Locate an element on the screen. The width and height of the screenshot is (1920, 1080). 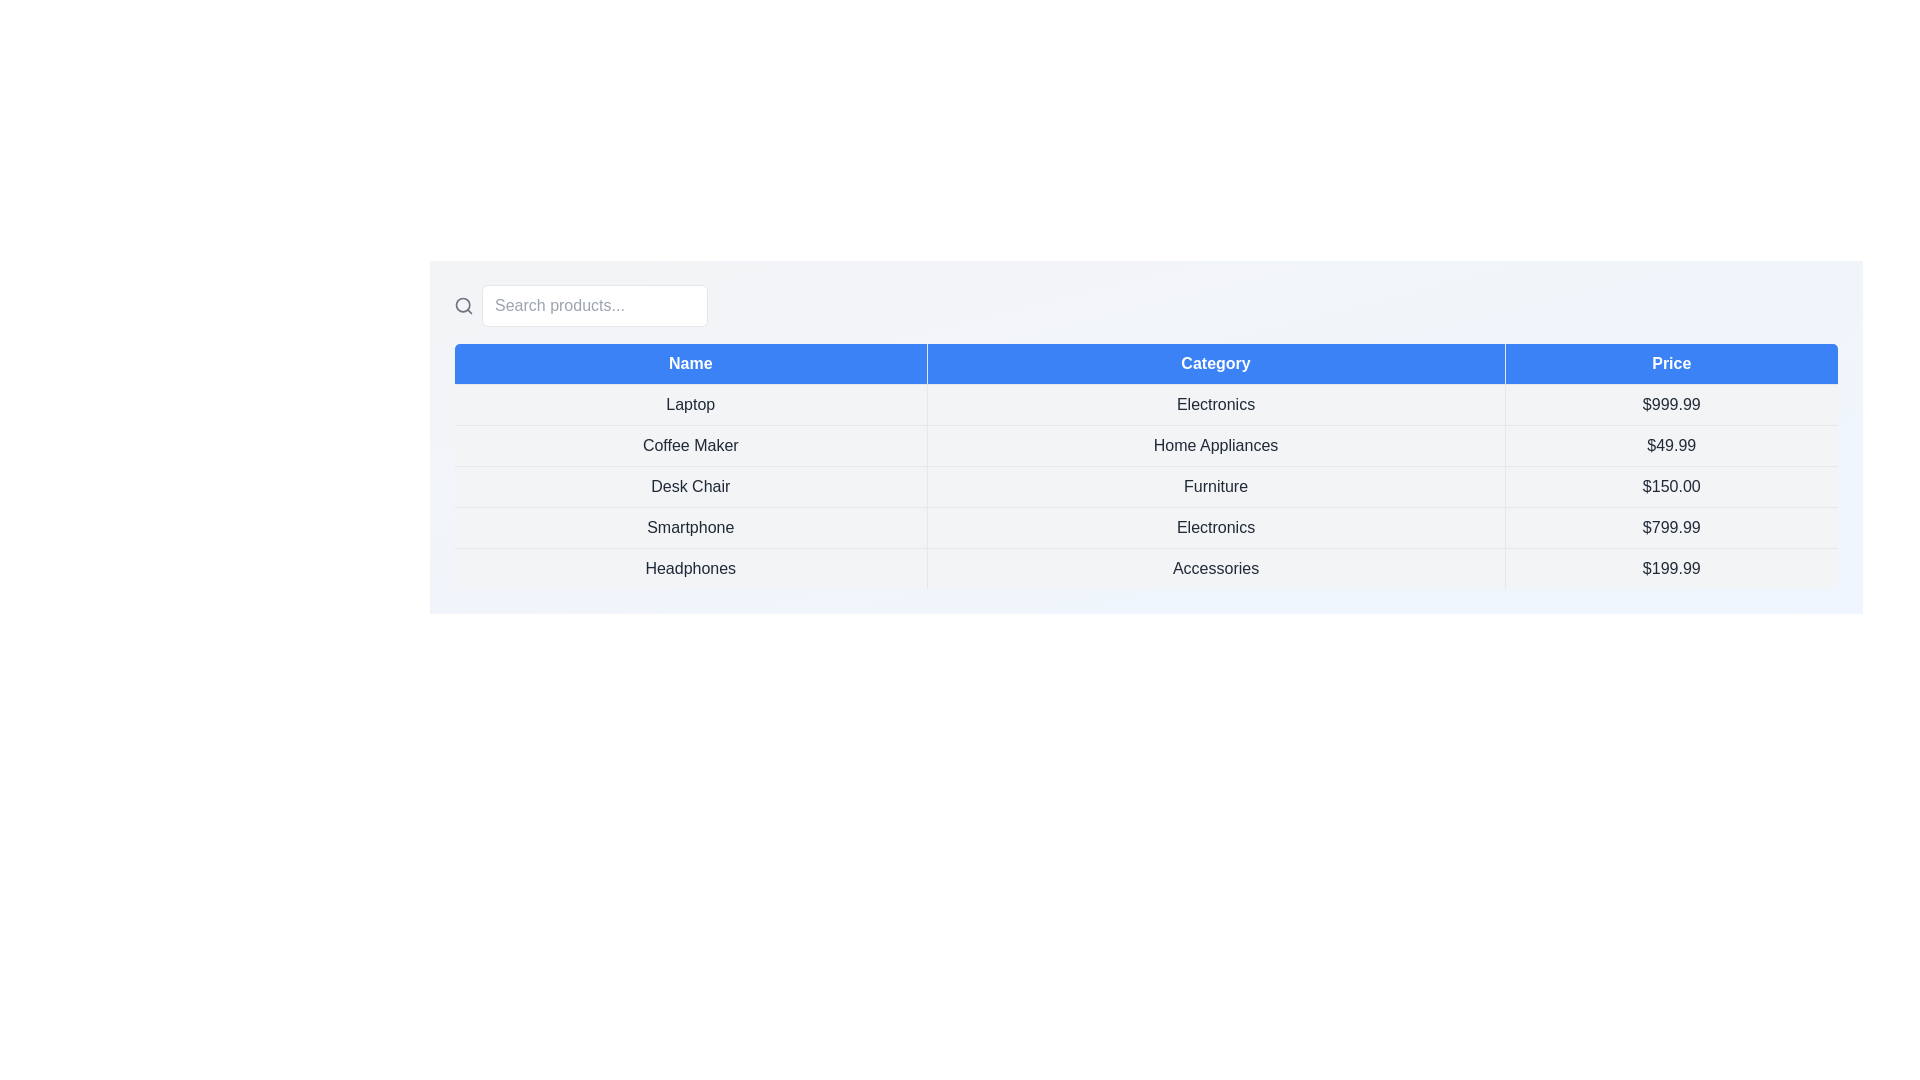
the table header labeled 'Price', which is styled with a blue background and bold white text, located in the top-right section of the table is located at coordinates (1671, 363).